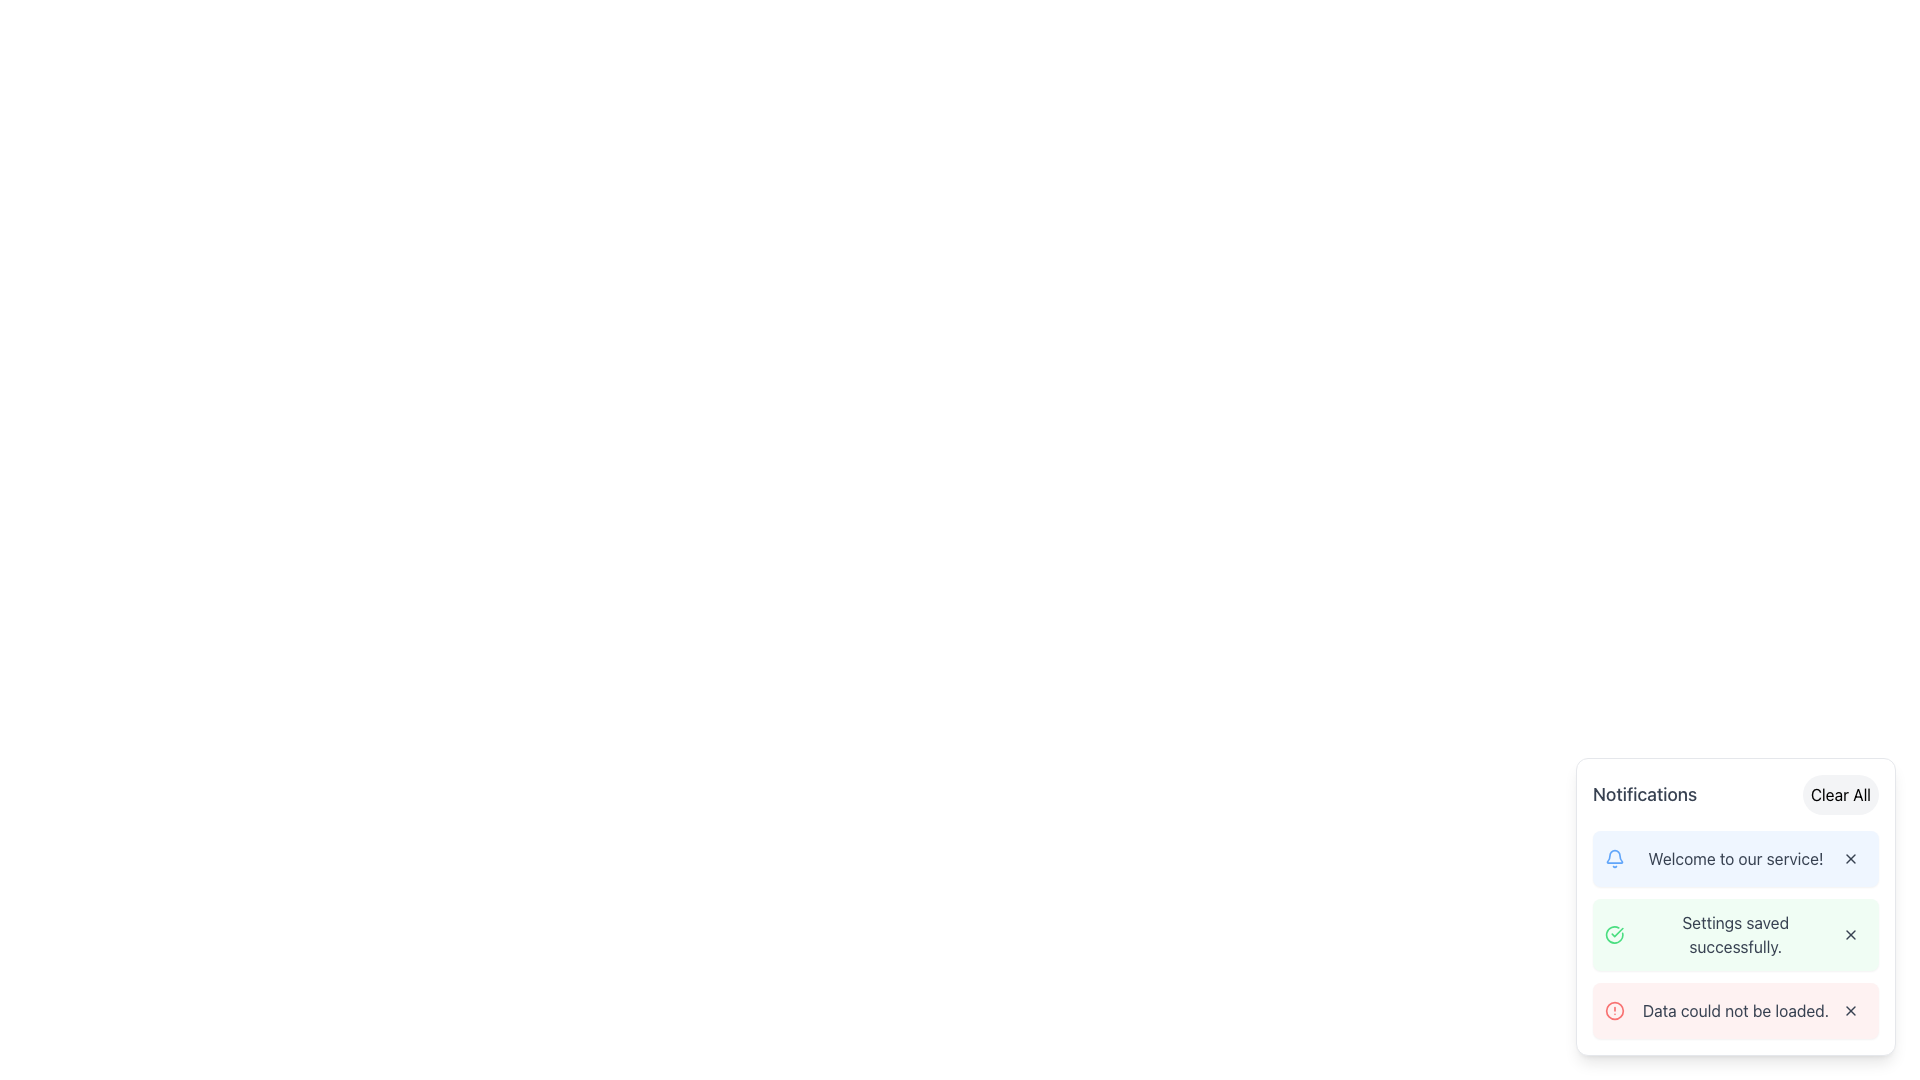 This screenshot has height=1080, width=1920. Describe the element at coordinates (1850, 934) in the screenshot. I see `the circular button with a gray hover background effect` at that location.